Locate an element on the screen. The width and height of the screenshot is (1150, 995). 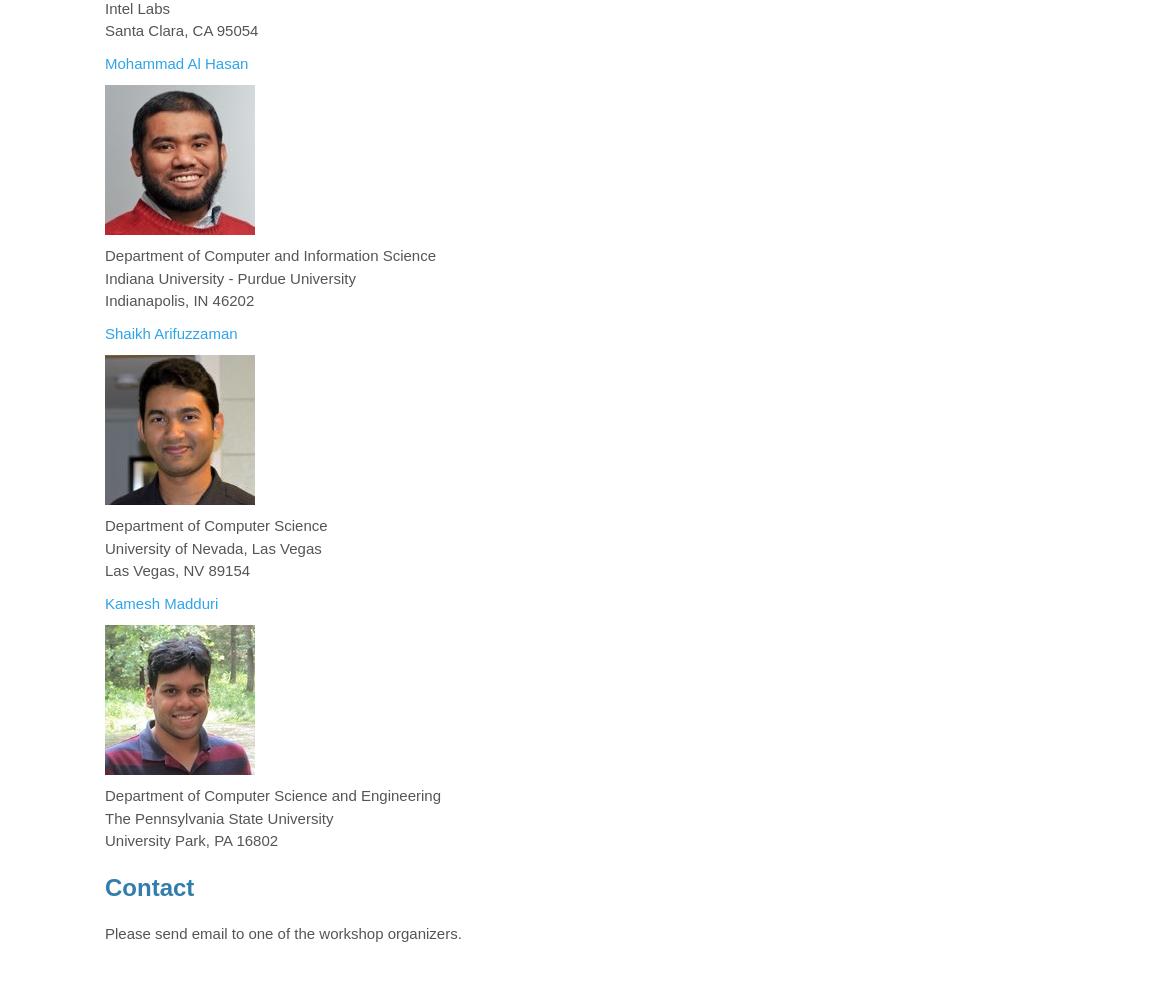
'University Park, PA 16802' is located at coordinates (103, 839).